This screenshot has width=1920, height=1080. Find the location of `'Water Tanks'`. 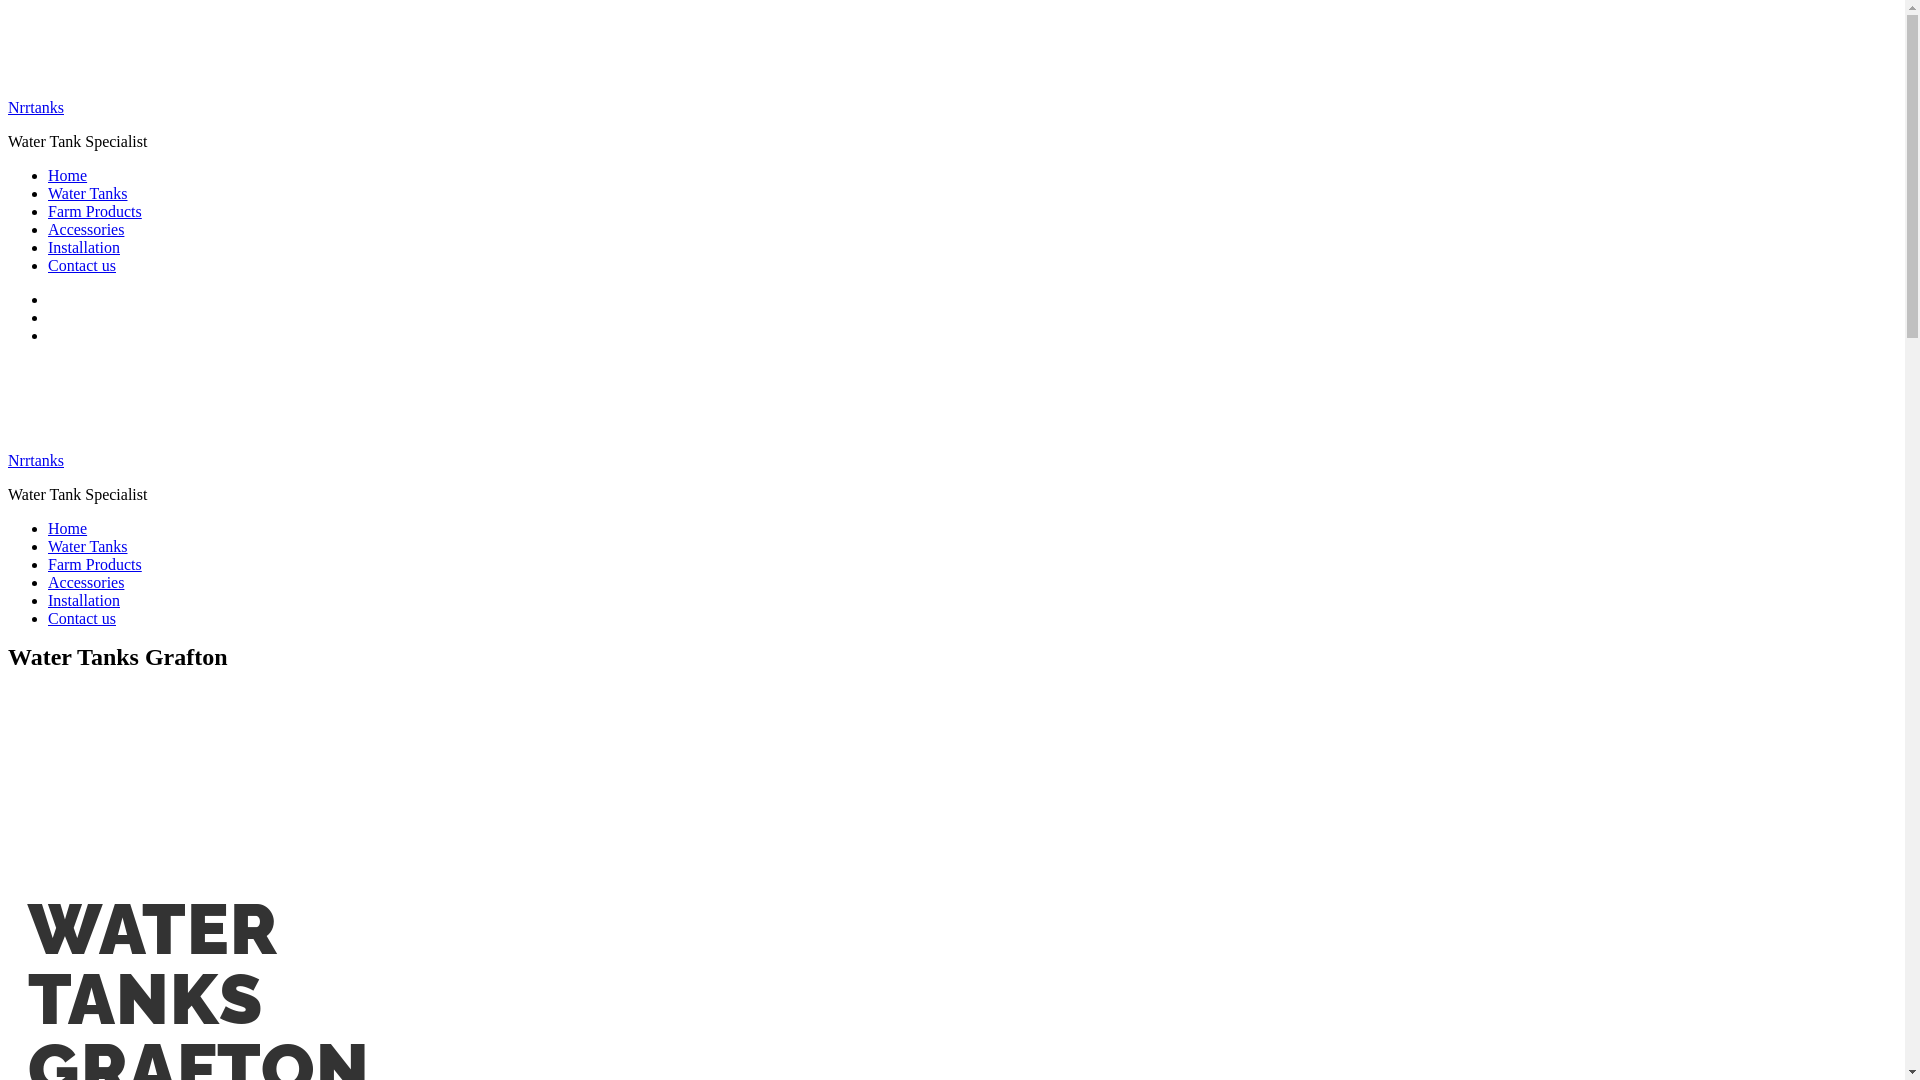

'Water Tanks' is located at coordinates (86, 193).